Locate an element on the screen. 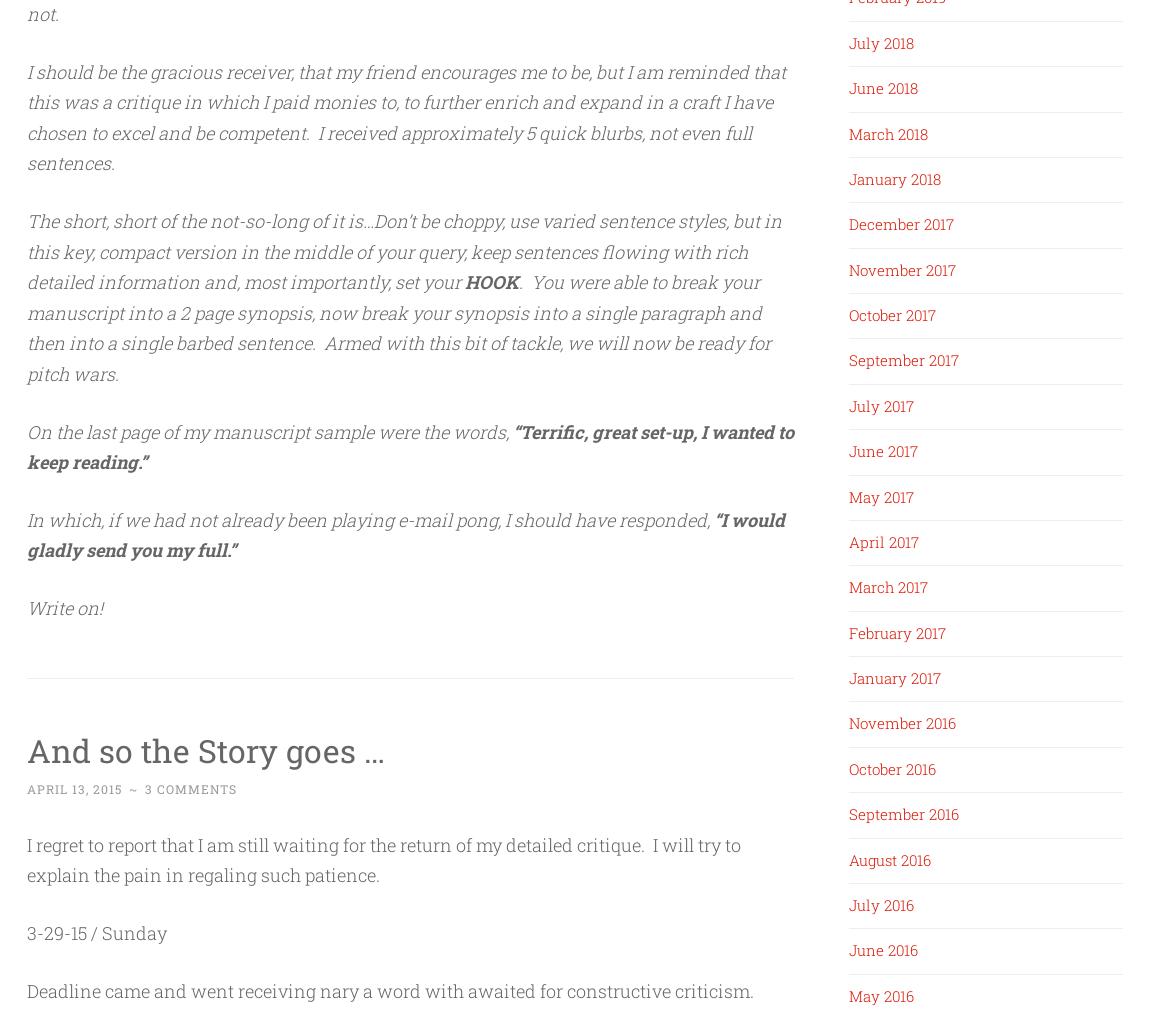 The height and width of the screenshot is (1014, 1150). 'October 2016' is located at coordinates (892, 768).